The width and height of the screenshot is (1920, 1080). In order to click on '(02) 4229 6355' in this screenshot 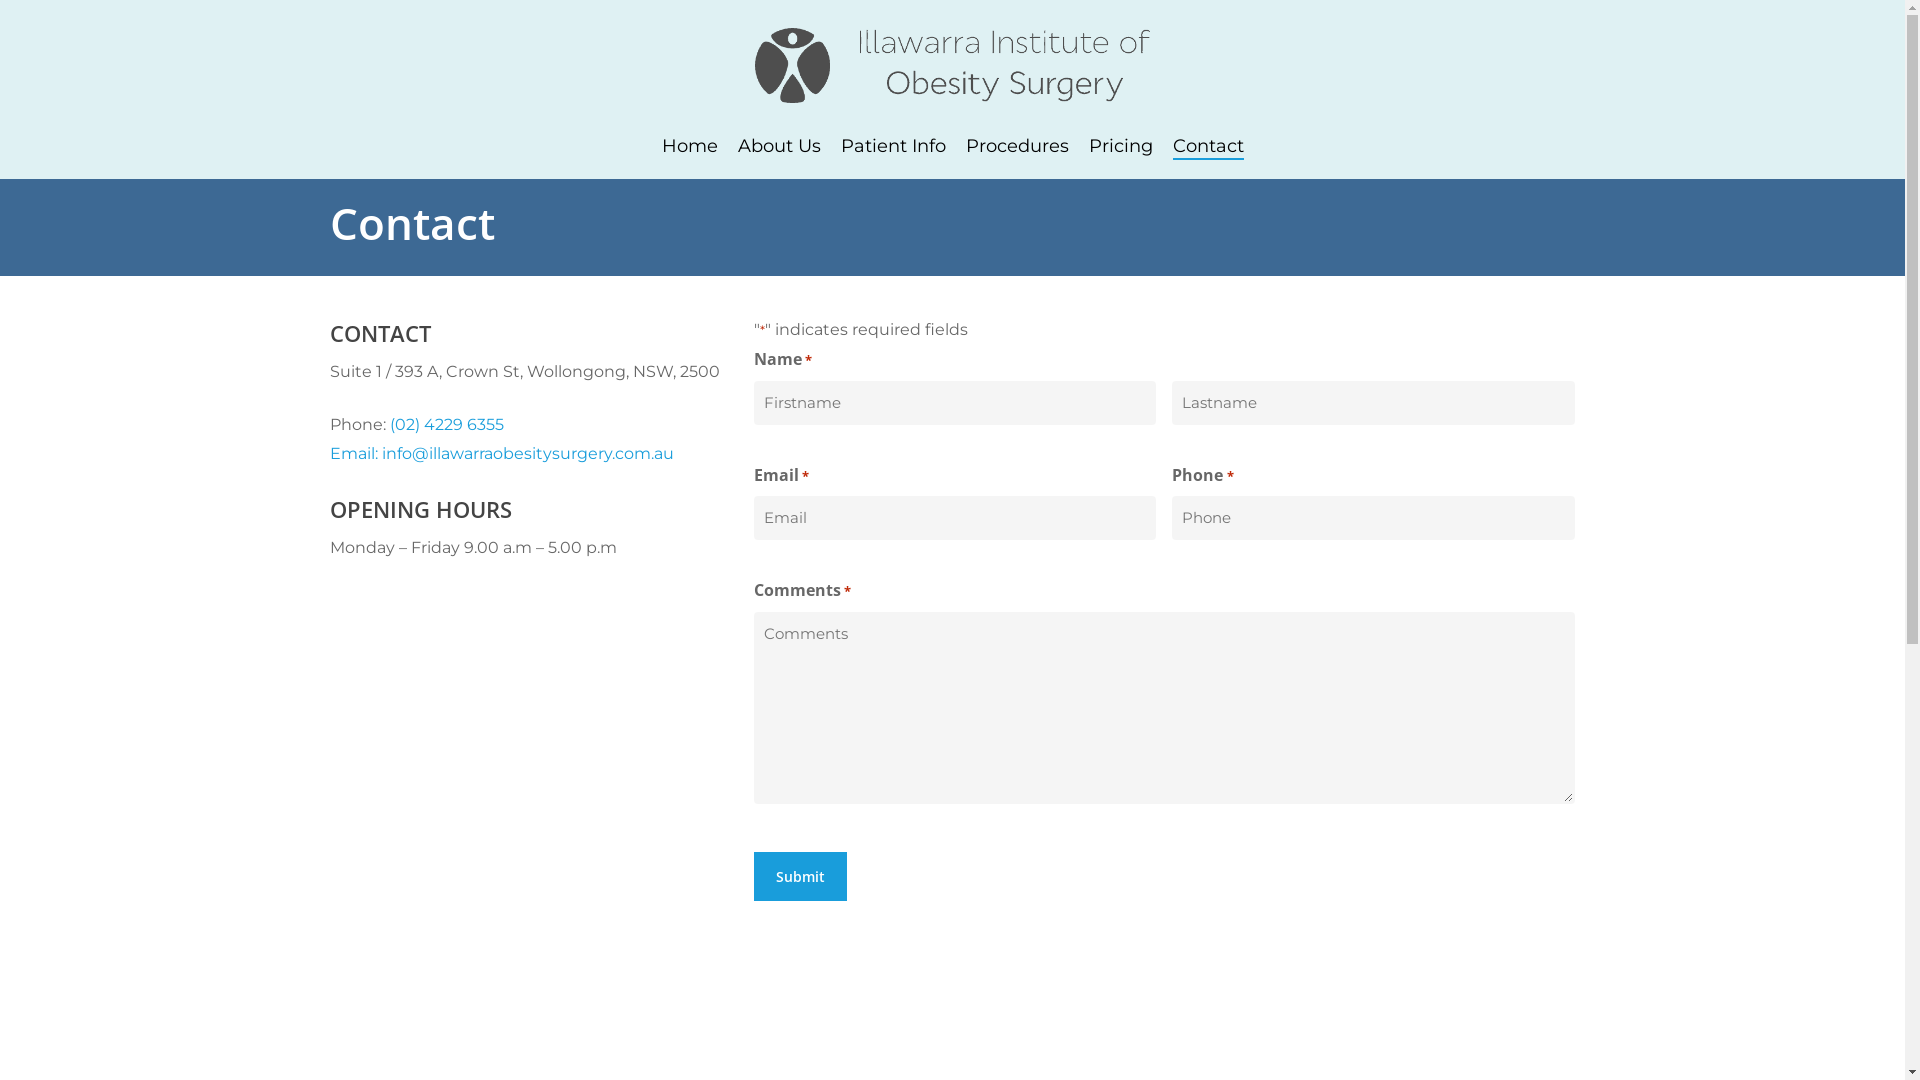, I will do `click(445, 423)`.